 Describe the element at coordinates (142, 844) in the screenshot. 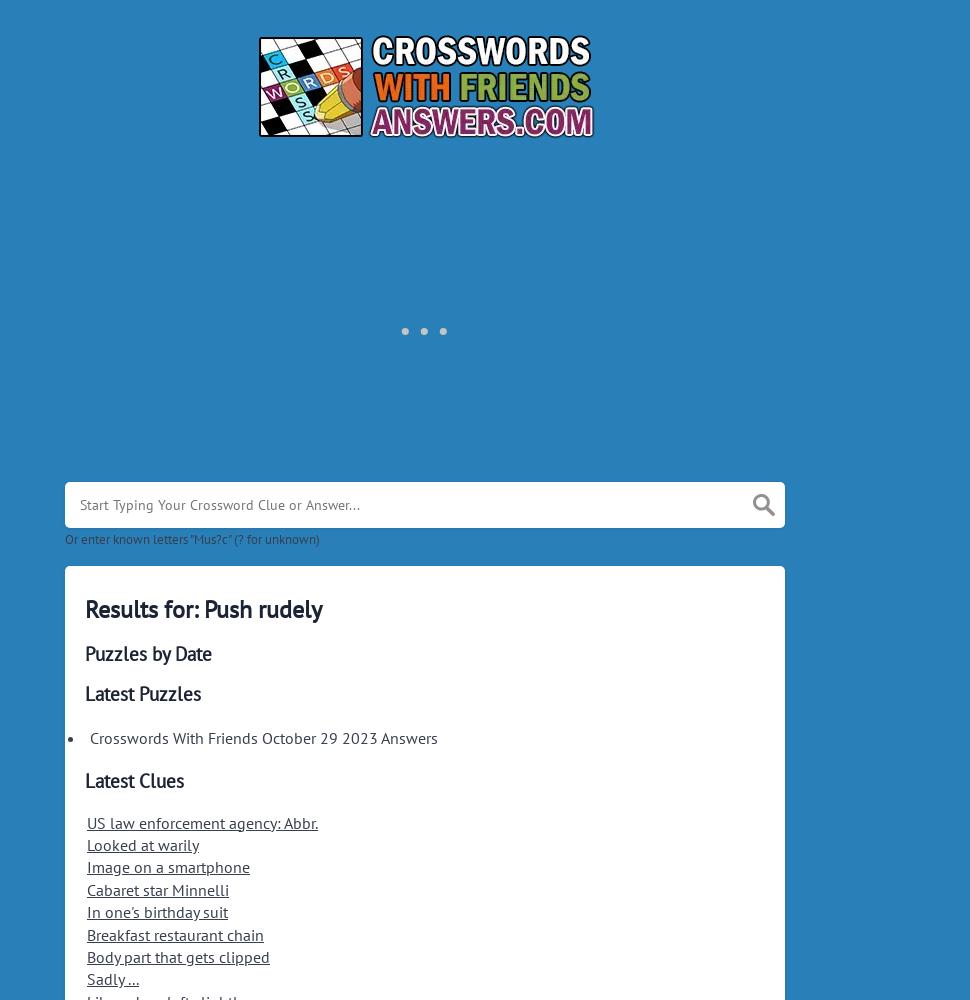

I see `'Looked at warily'` at that location.